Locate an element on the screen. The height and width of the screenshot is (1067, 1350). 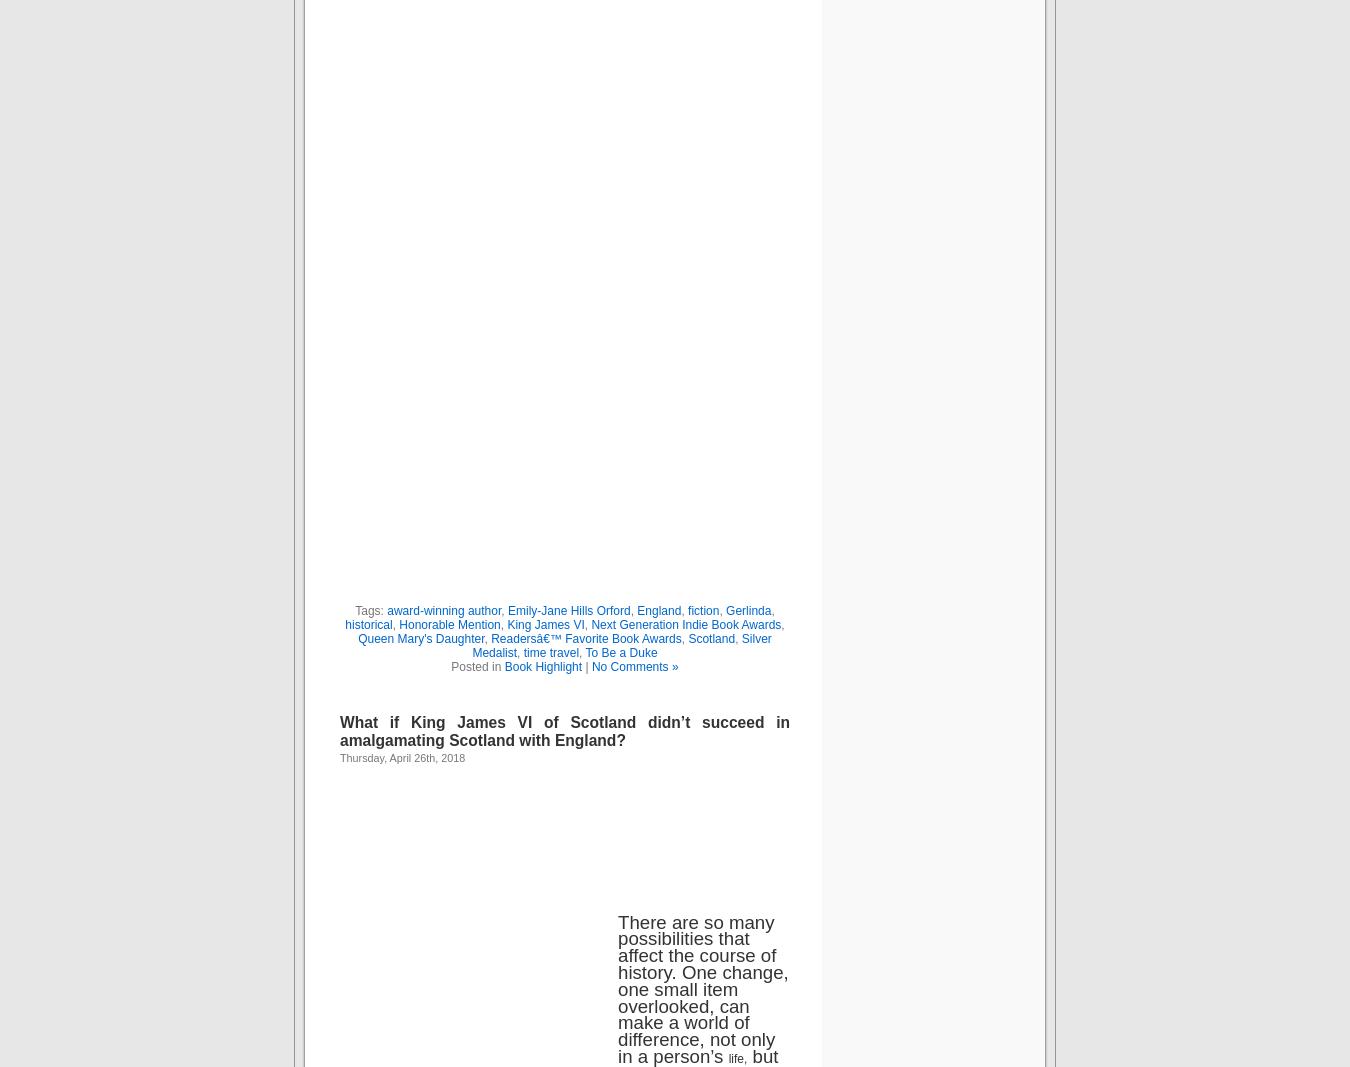
'time travel' is located at coordinates (549, 652).